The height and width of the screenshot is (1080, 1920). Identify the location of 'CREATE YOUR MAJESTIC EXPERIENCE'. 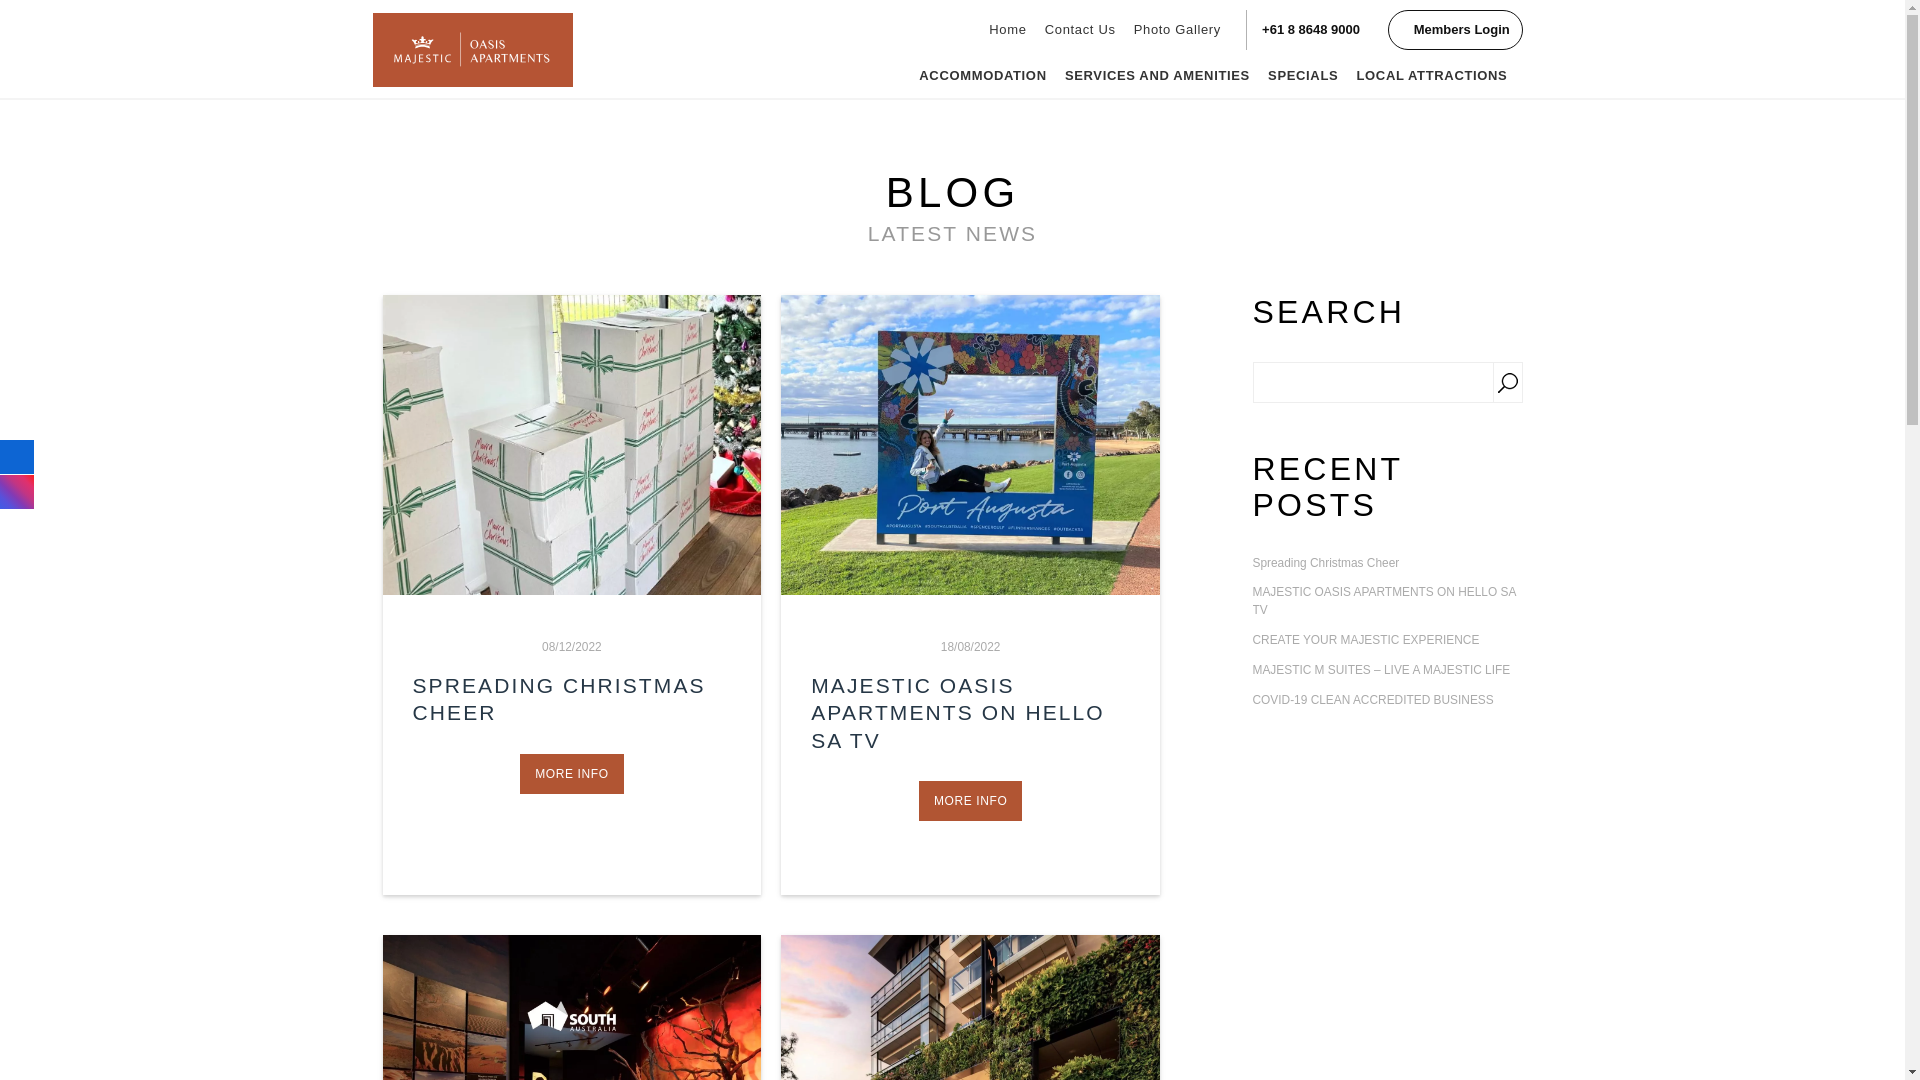
(1386, 640).